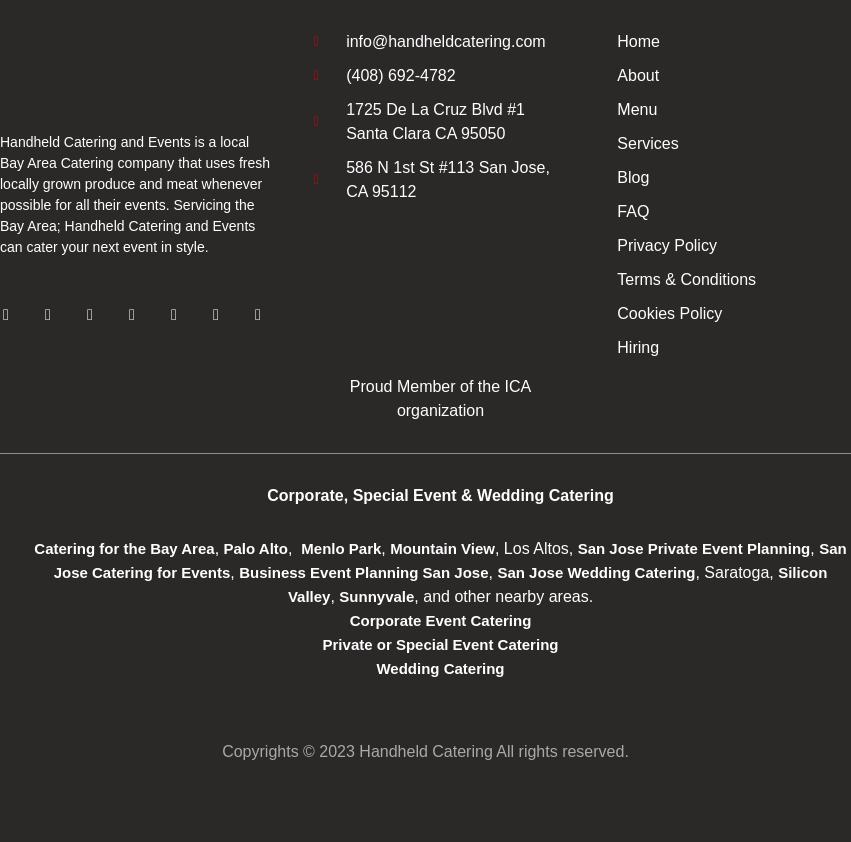  Describe the element at coordinates (666, 245) in the screenshot. I see `'Privacy Policy'` at that location.